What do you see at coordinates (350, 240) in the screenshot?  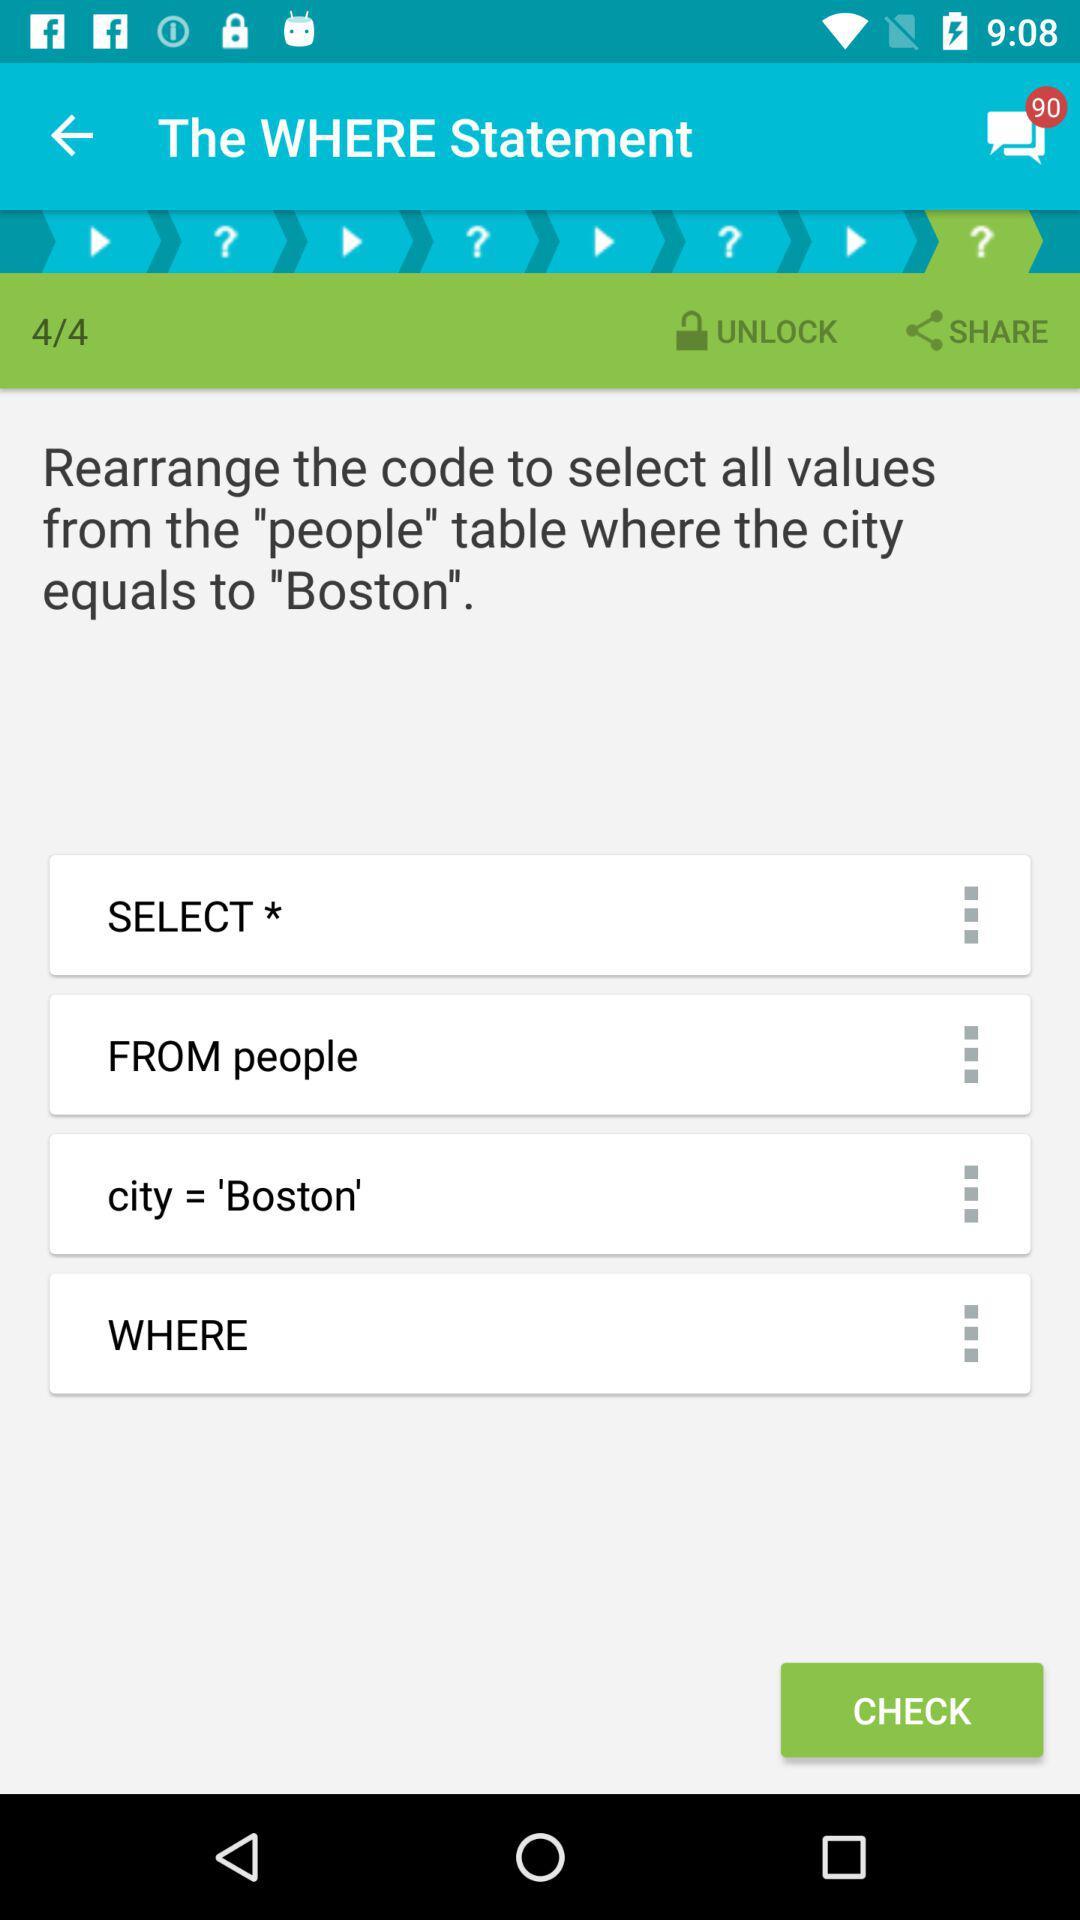 I see `open slide` at bounding box center [350, 240].